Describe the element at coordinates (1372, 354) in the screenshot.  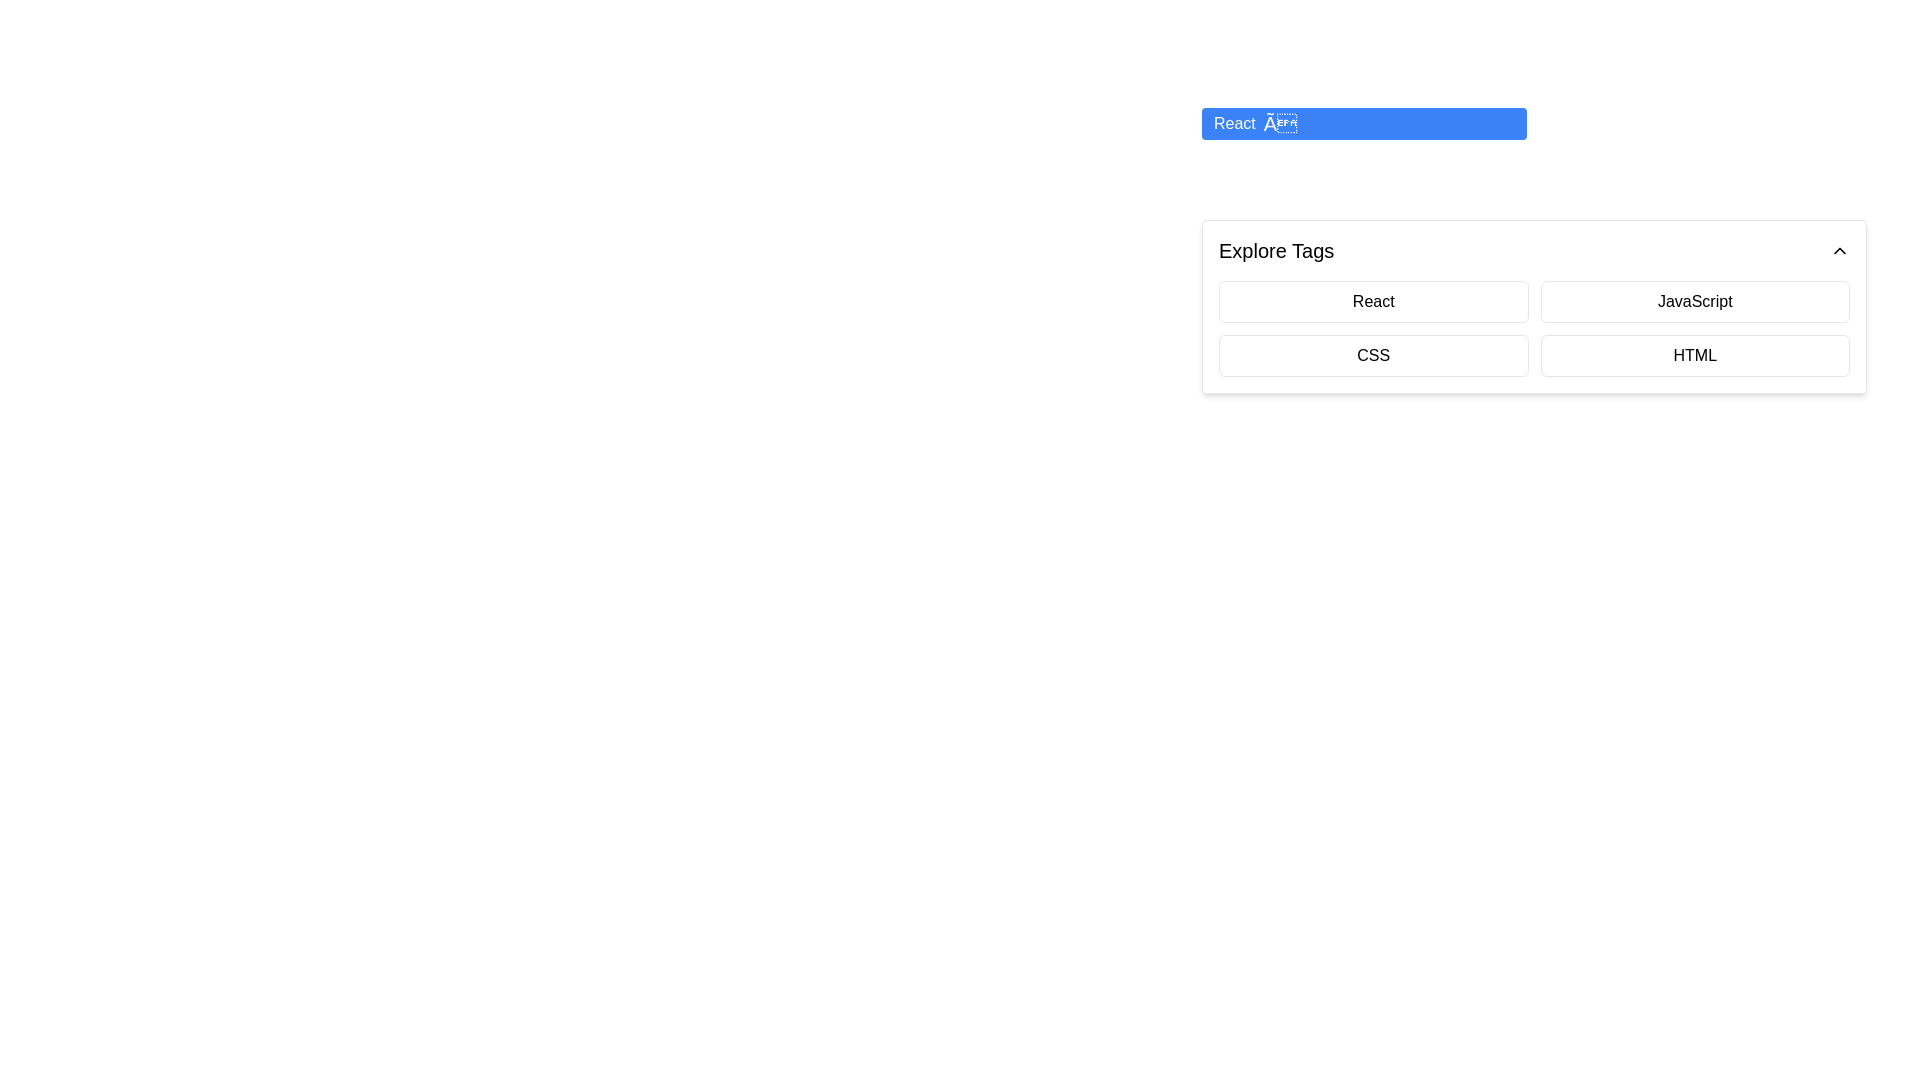
I see `the button that serves as a selector for the 'CSS' category, located in the lower-left quadrant of the grid, directly below the 'React' button and to the left of the 'HTML' button` at that location.